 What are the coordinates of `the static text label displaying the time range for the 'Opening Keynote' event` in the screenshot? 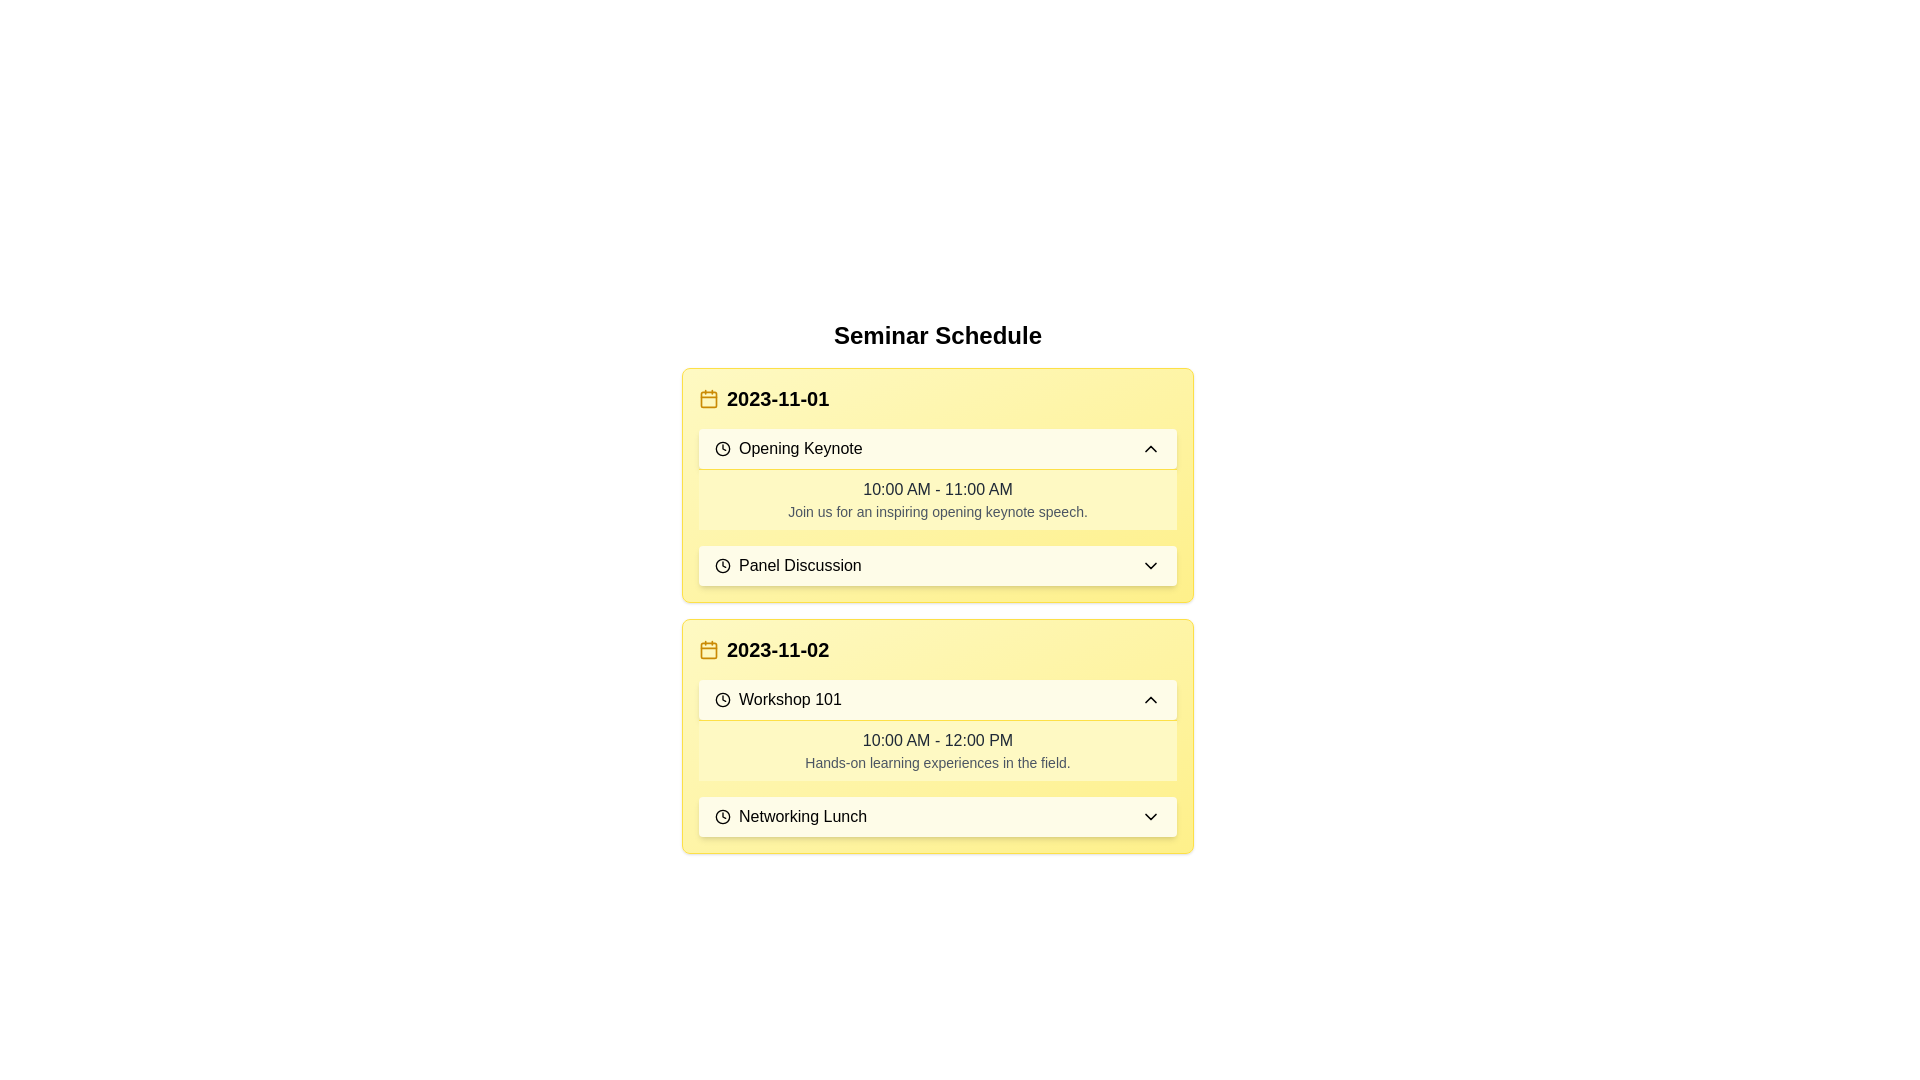 It's located at (936, 489).